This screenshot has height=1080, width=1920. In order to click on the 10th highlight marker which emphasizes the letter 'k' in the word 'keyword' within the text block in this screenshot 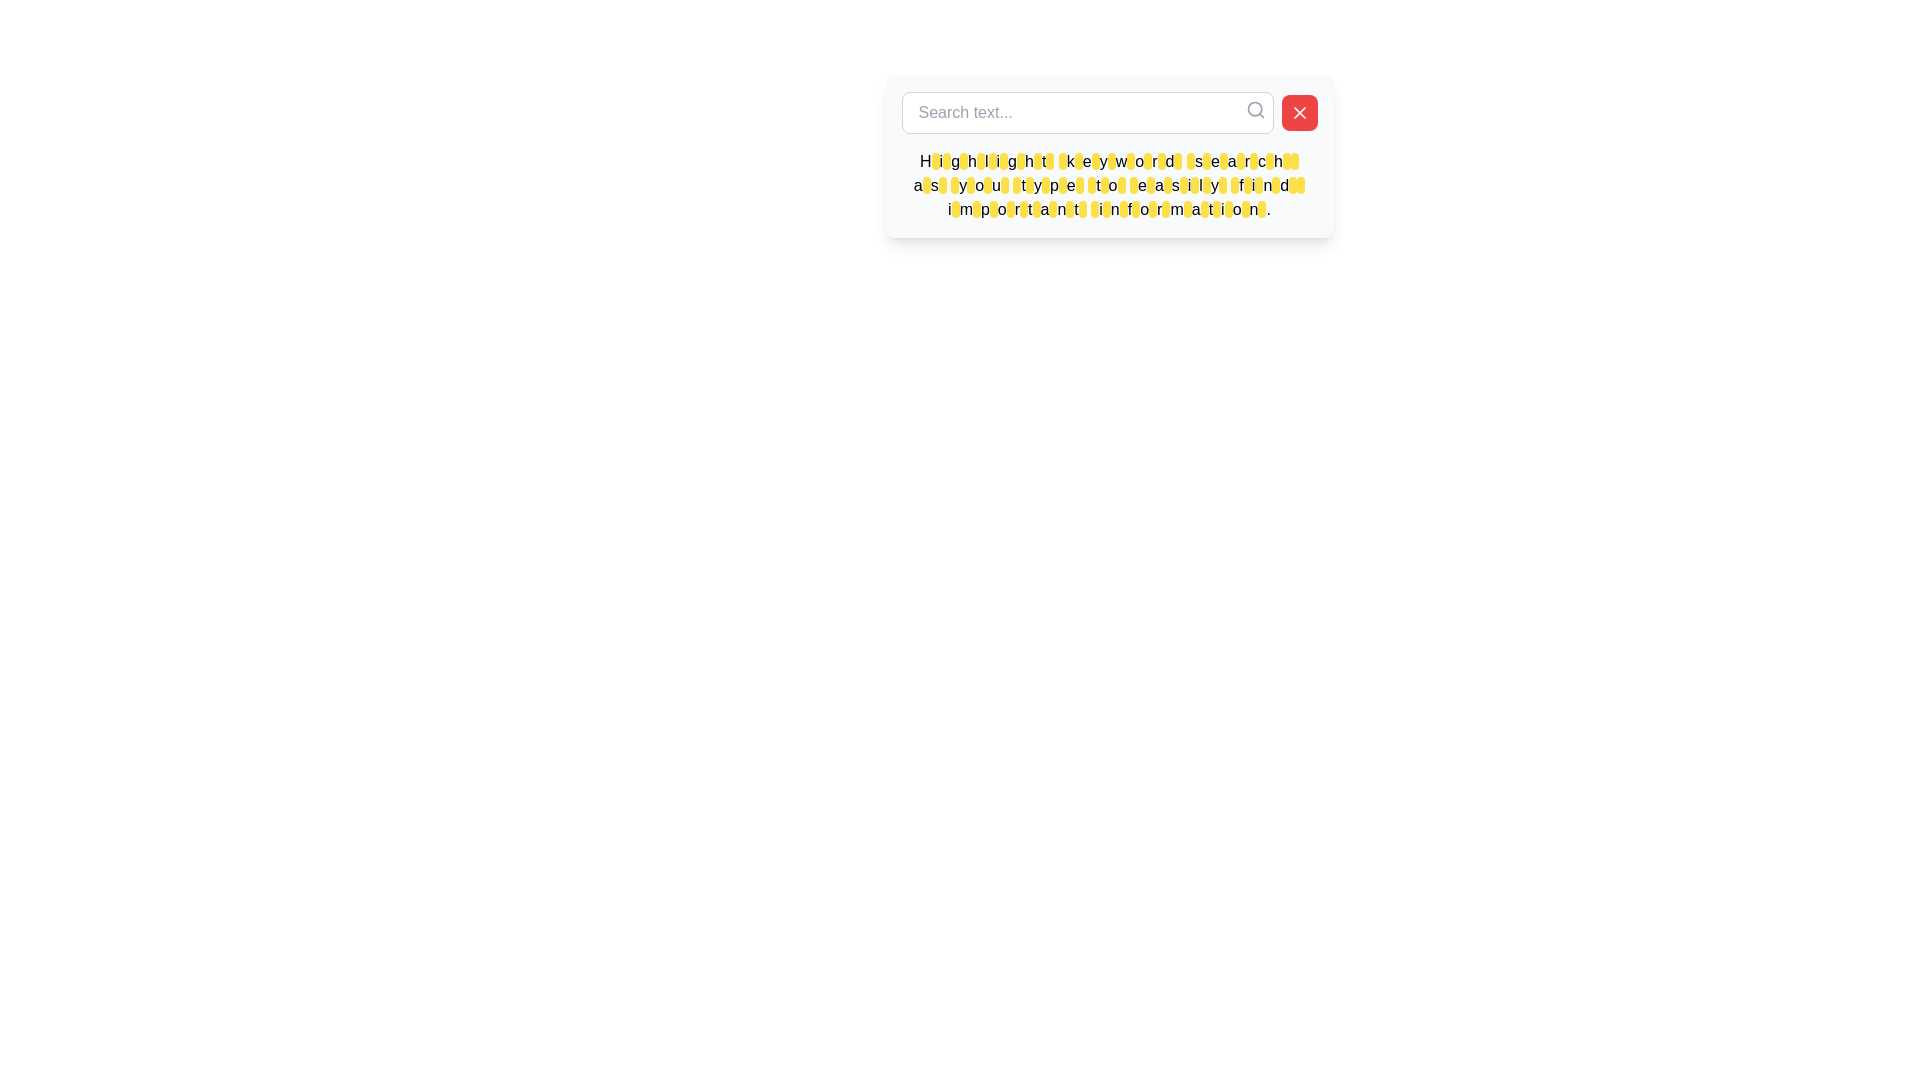, I will do `click(1061, 160)`.